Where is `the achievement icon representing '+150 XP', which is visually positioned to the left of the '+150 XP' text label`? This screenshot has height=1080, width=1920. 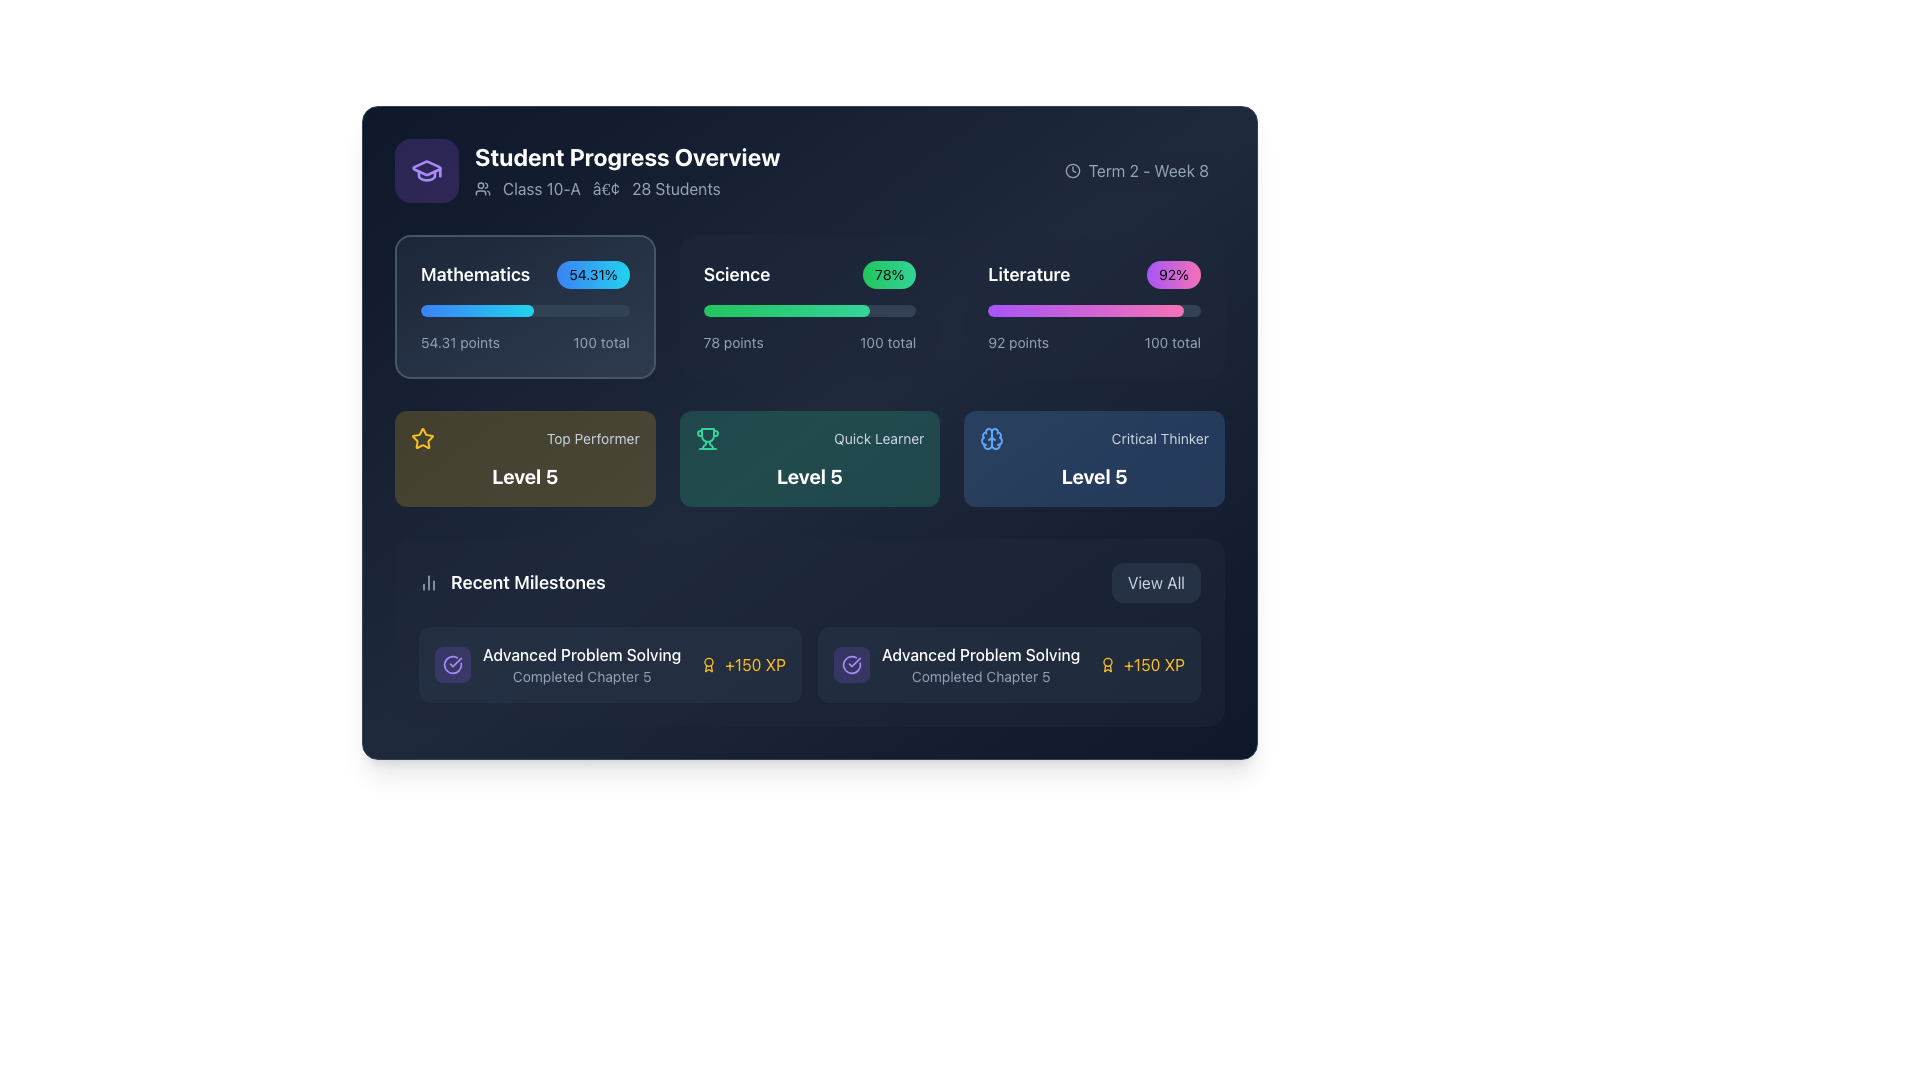 the achievement icon representing '+150 XP', which is visually positioned to the left of the '+150 XP' text label is located at coordinates (709, 664).